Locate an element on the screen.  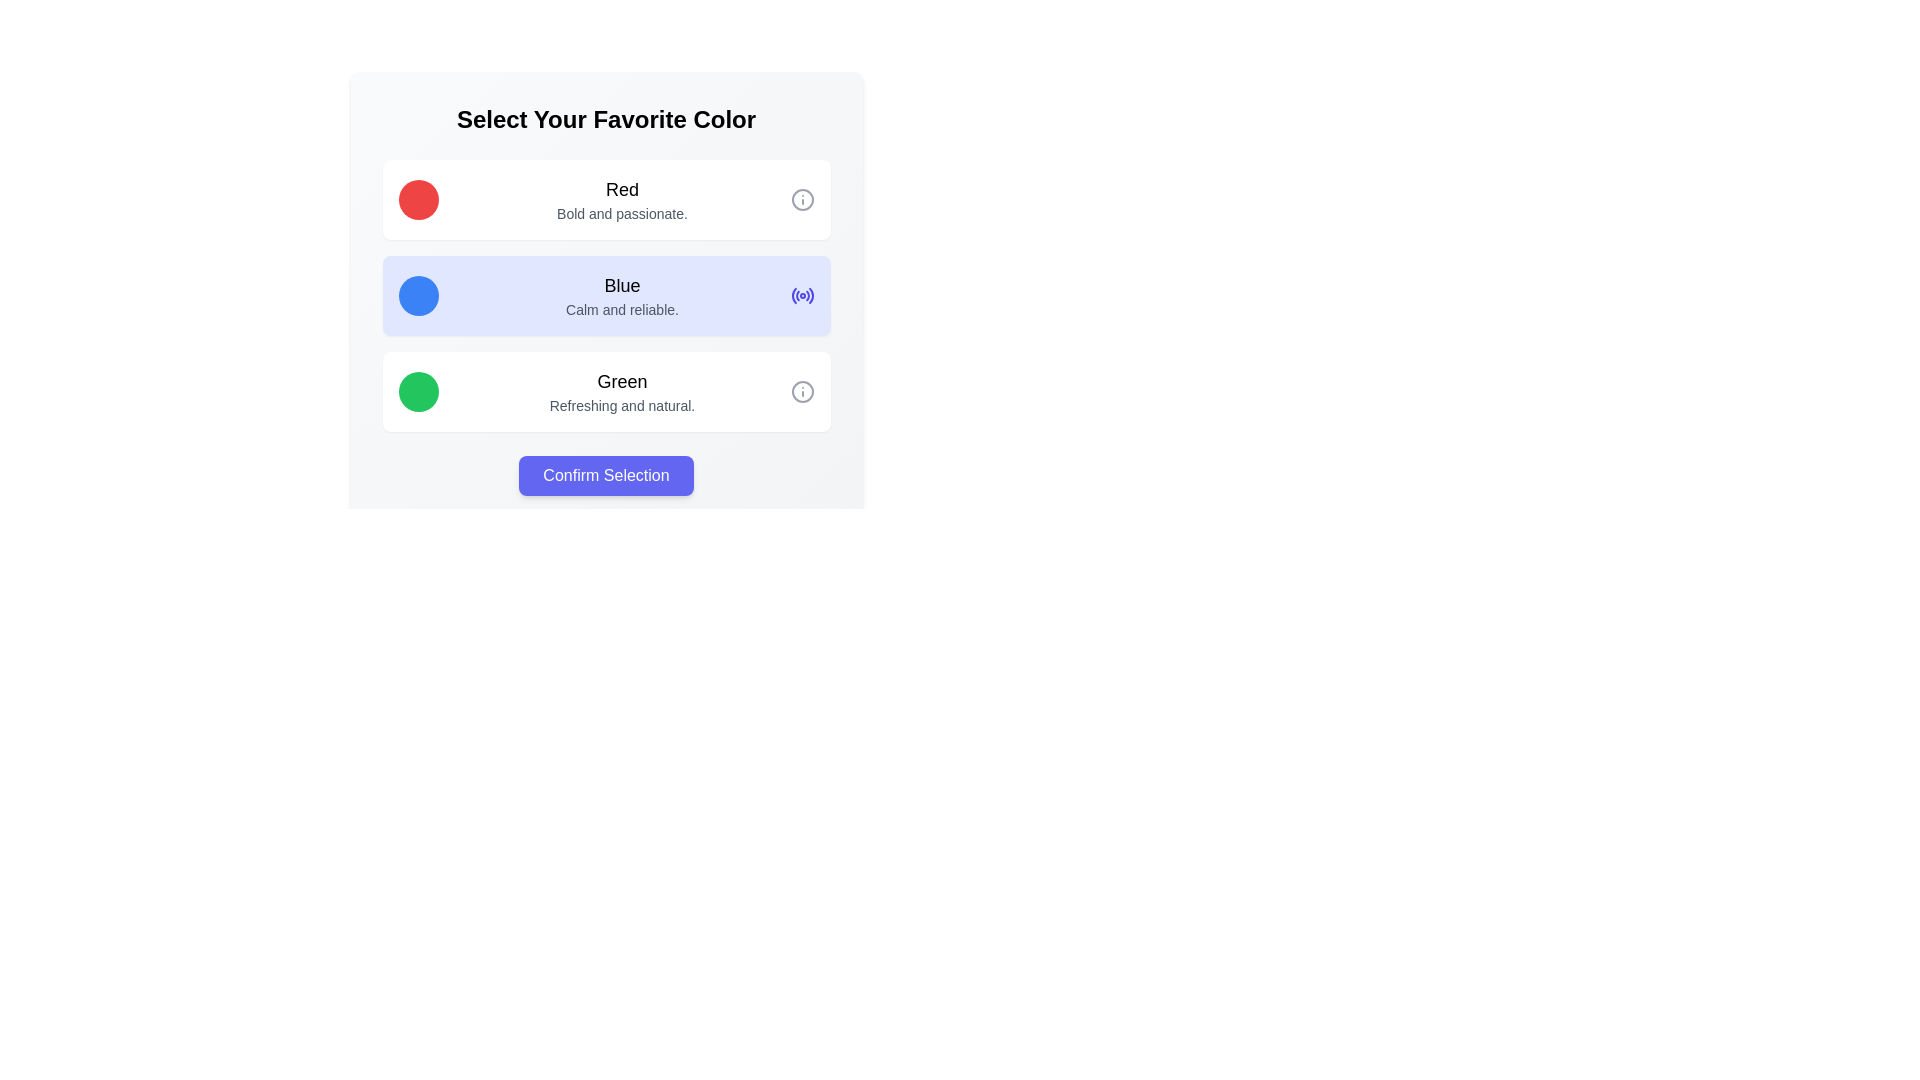
details associated with the SVG circle component that indicates 'Green' in the color selection interface is located at coordinates (802, 200).